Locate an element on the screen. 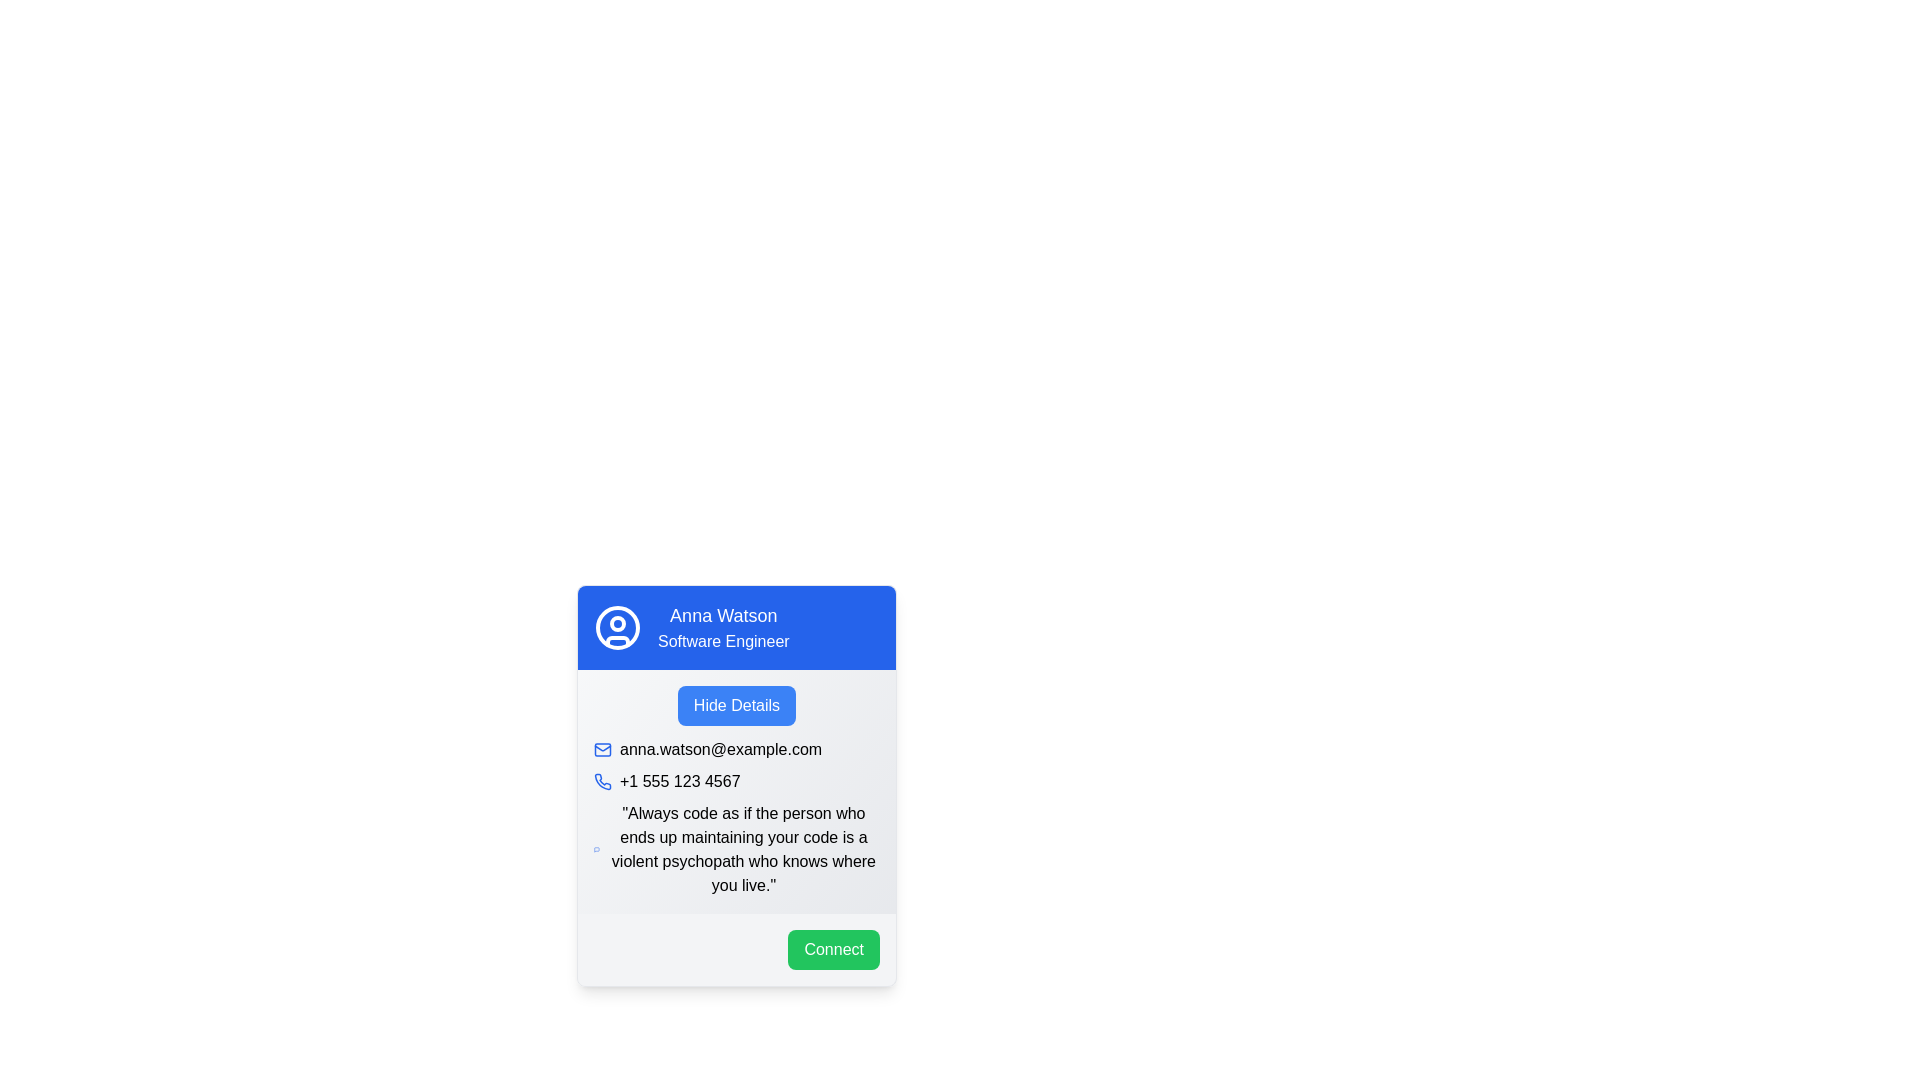  the phone number text display element located under the email address and above the quote block, which shows a contact phone number next to a phone icon is located at coordinates (680, 781).